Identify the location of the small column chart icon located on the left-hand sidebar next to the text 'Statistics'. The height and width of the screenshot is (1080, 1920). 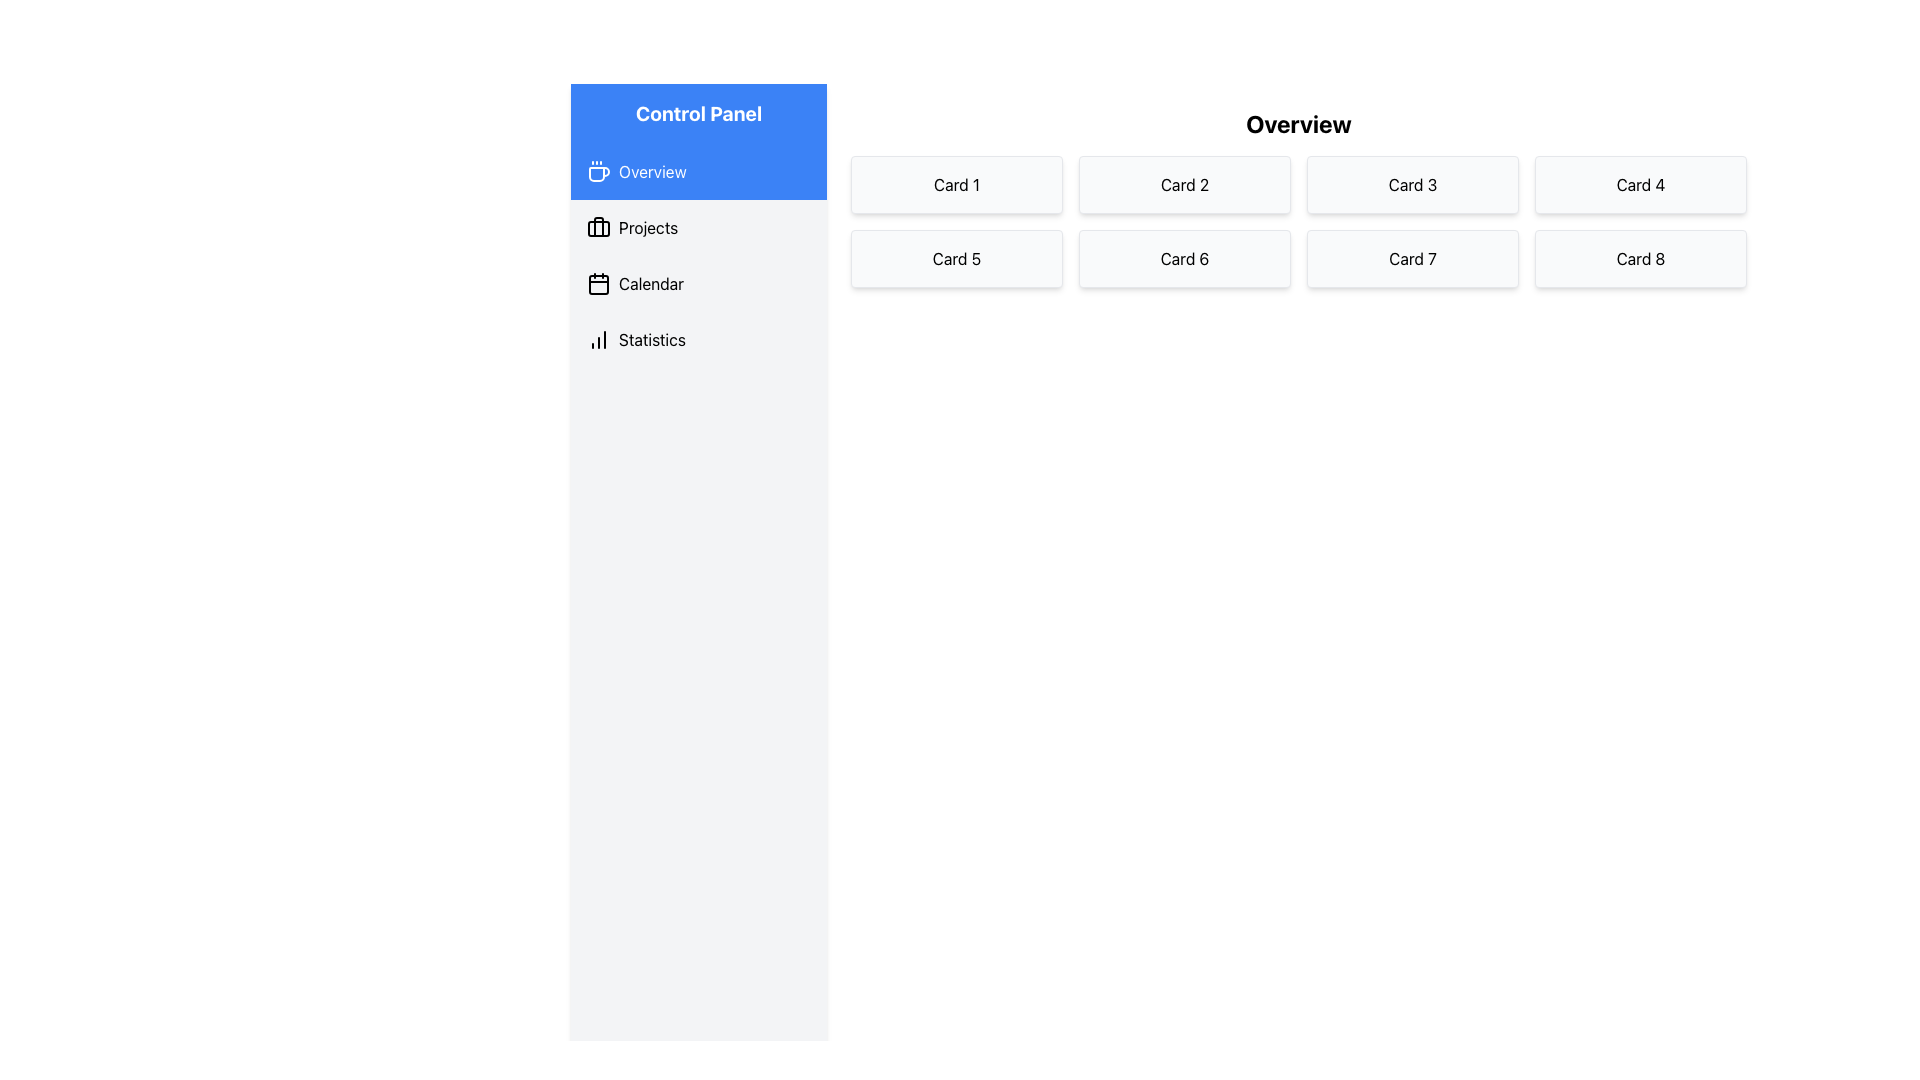
(598, 338).